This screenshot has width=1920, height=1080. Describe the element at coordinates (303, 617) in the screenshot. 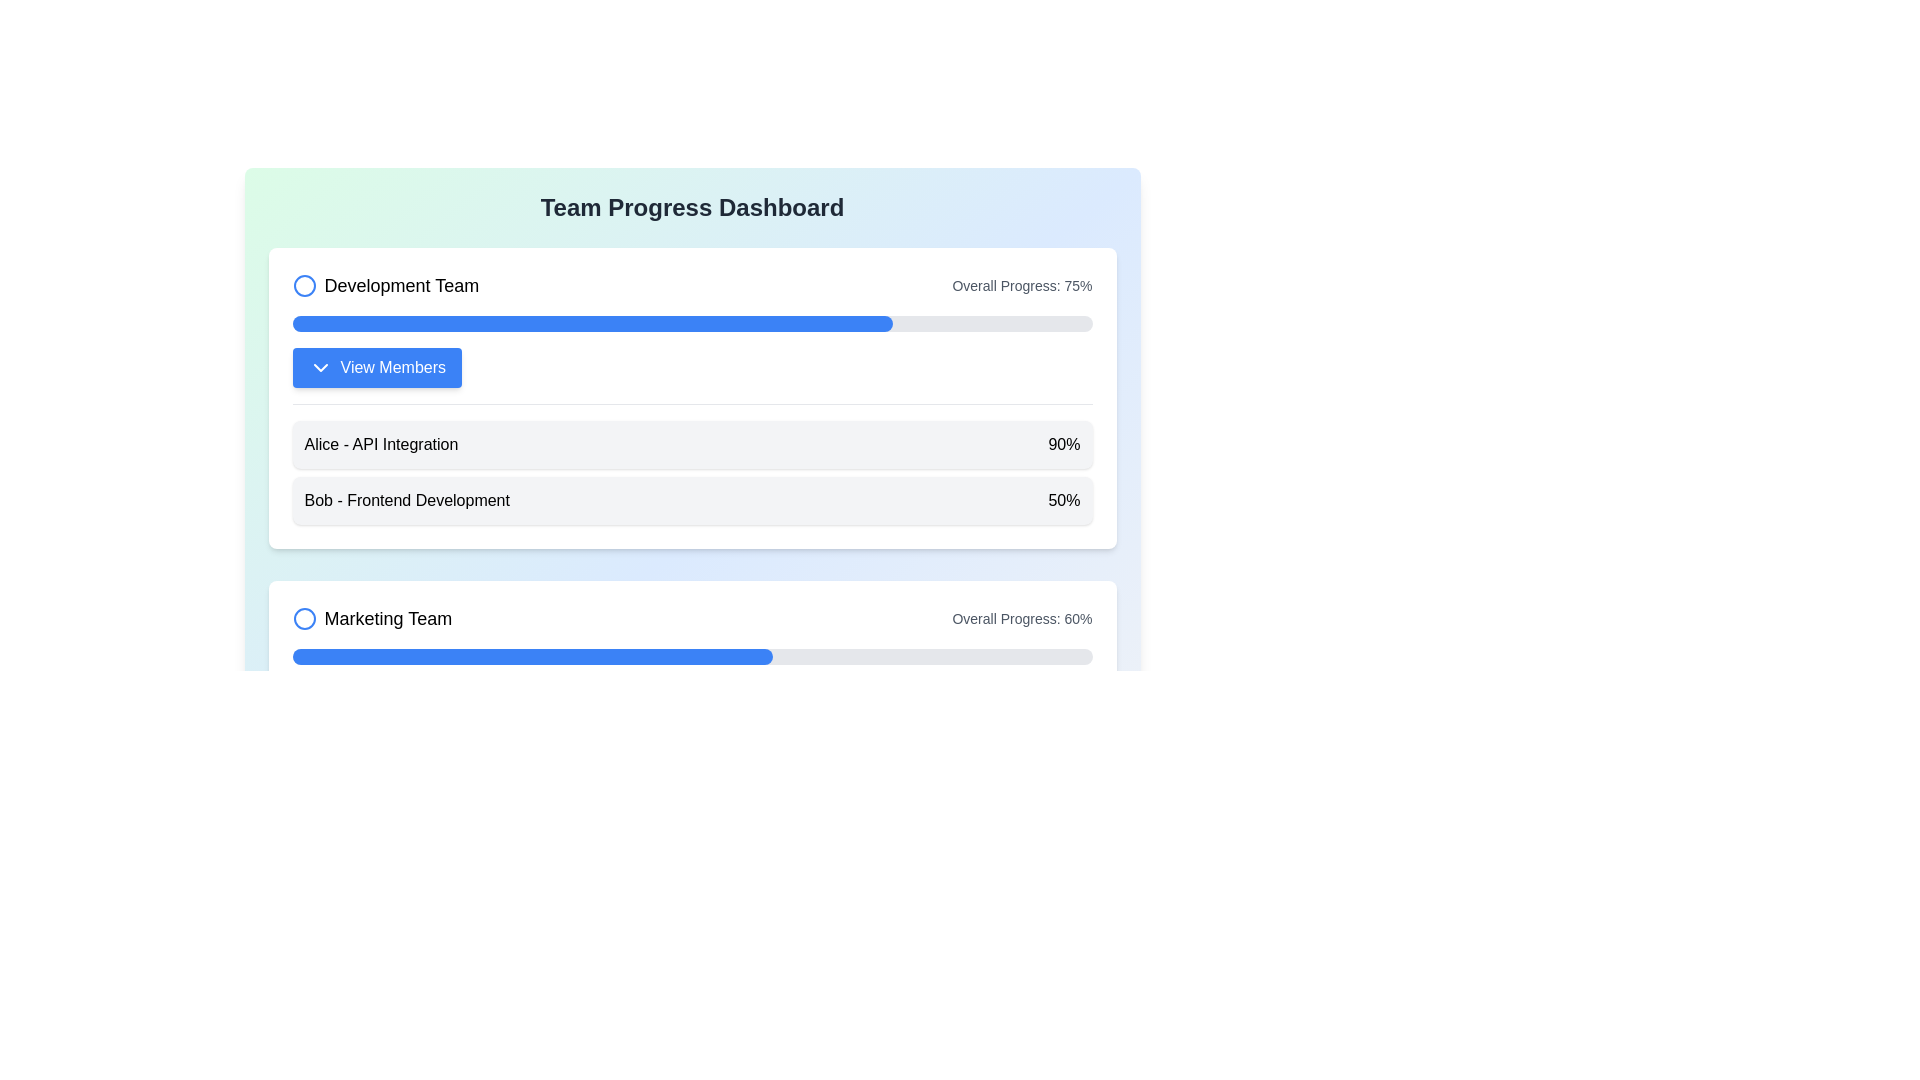

I see `the circular icon indicating the 'Marketing Team' section, which is located to the immediate left of the text 'Marketing Team' within the second team section` at that location.